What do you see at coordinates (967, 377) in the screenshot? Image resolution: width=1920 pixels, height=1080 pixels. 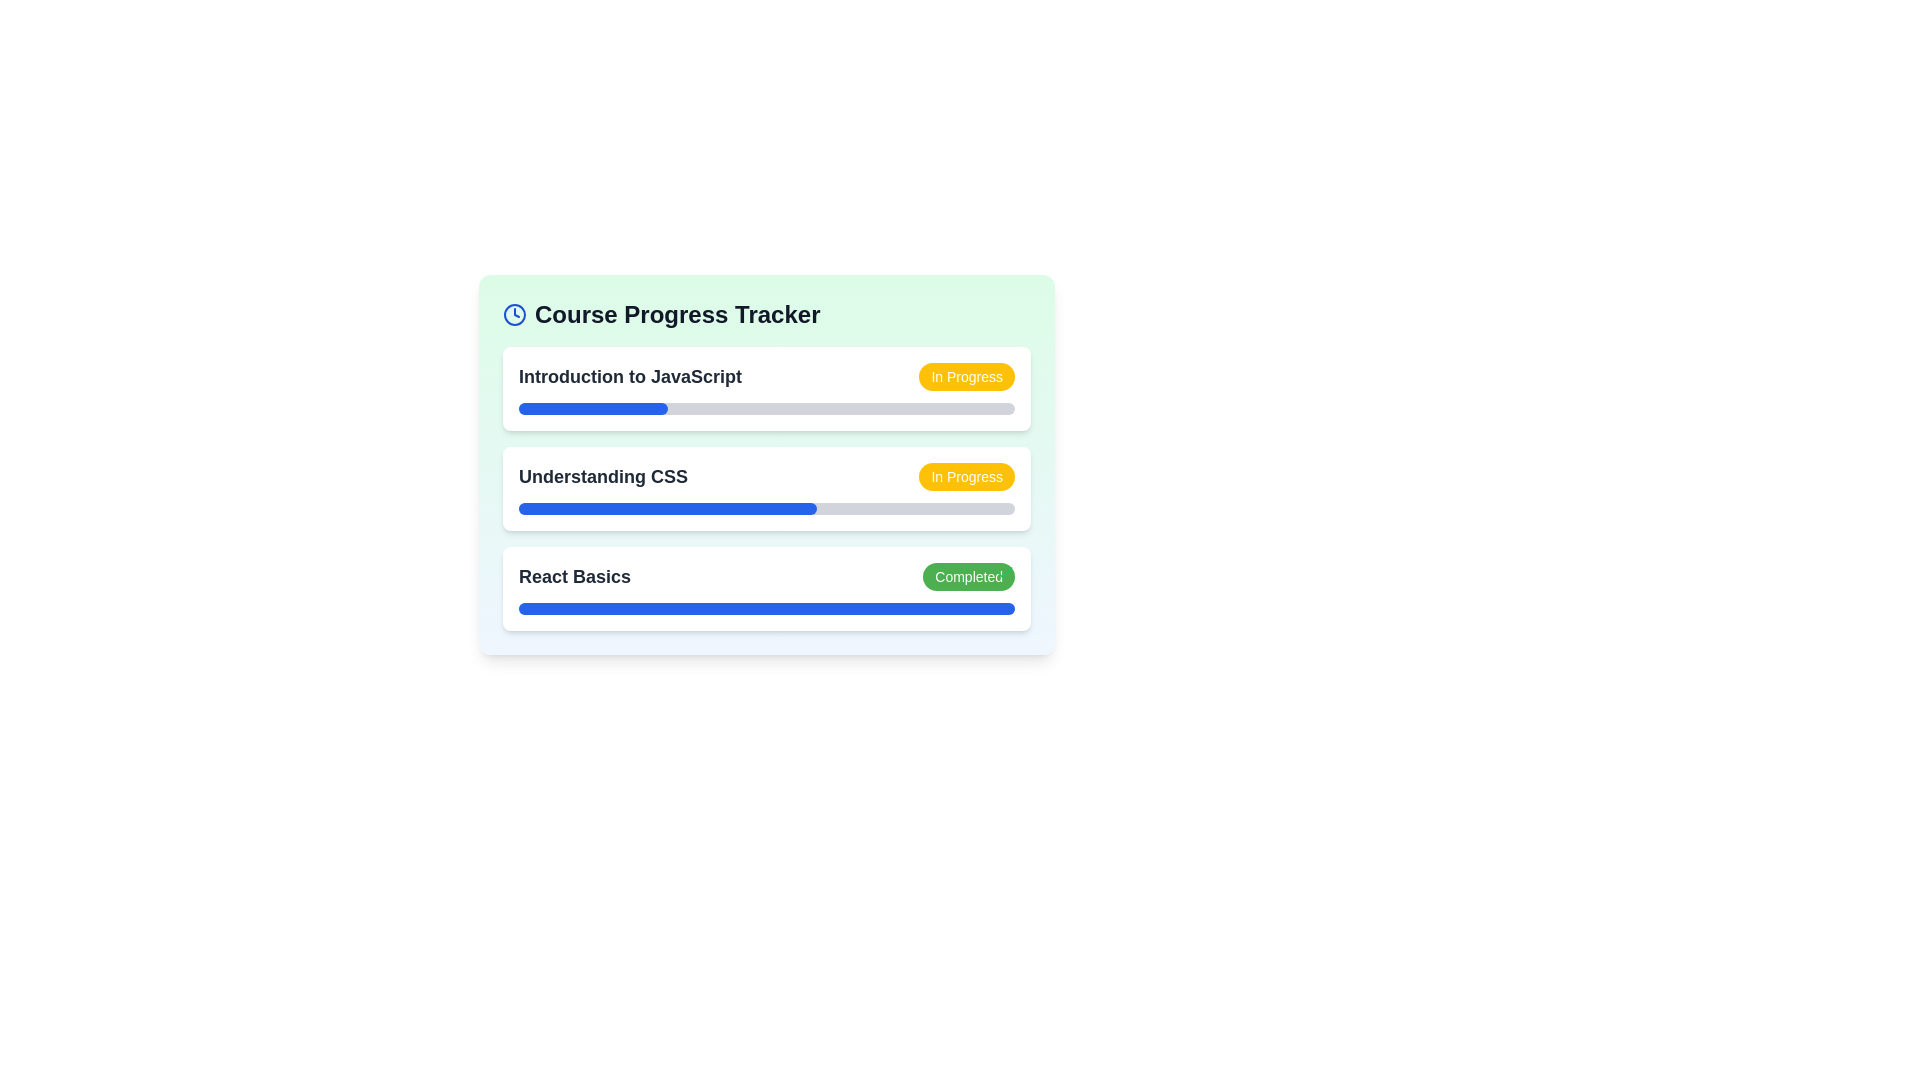 I see `the Informational badge with a yellow background and white text reading 'In Progress', located in the 'Course Progress Tracker' section, to the right of the 'Introduction to JavaScript' text` at bounding box center [967, 377].